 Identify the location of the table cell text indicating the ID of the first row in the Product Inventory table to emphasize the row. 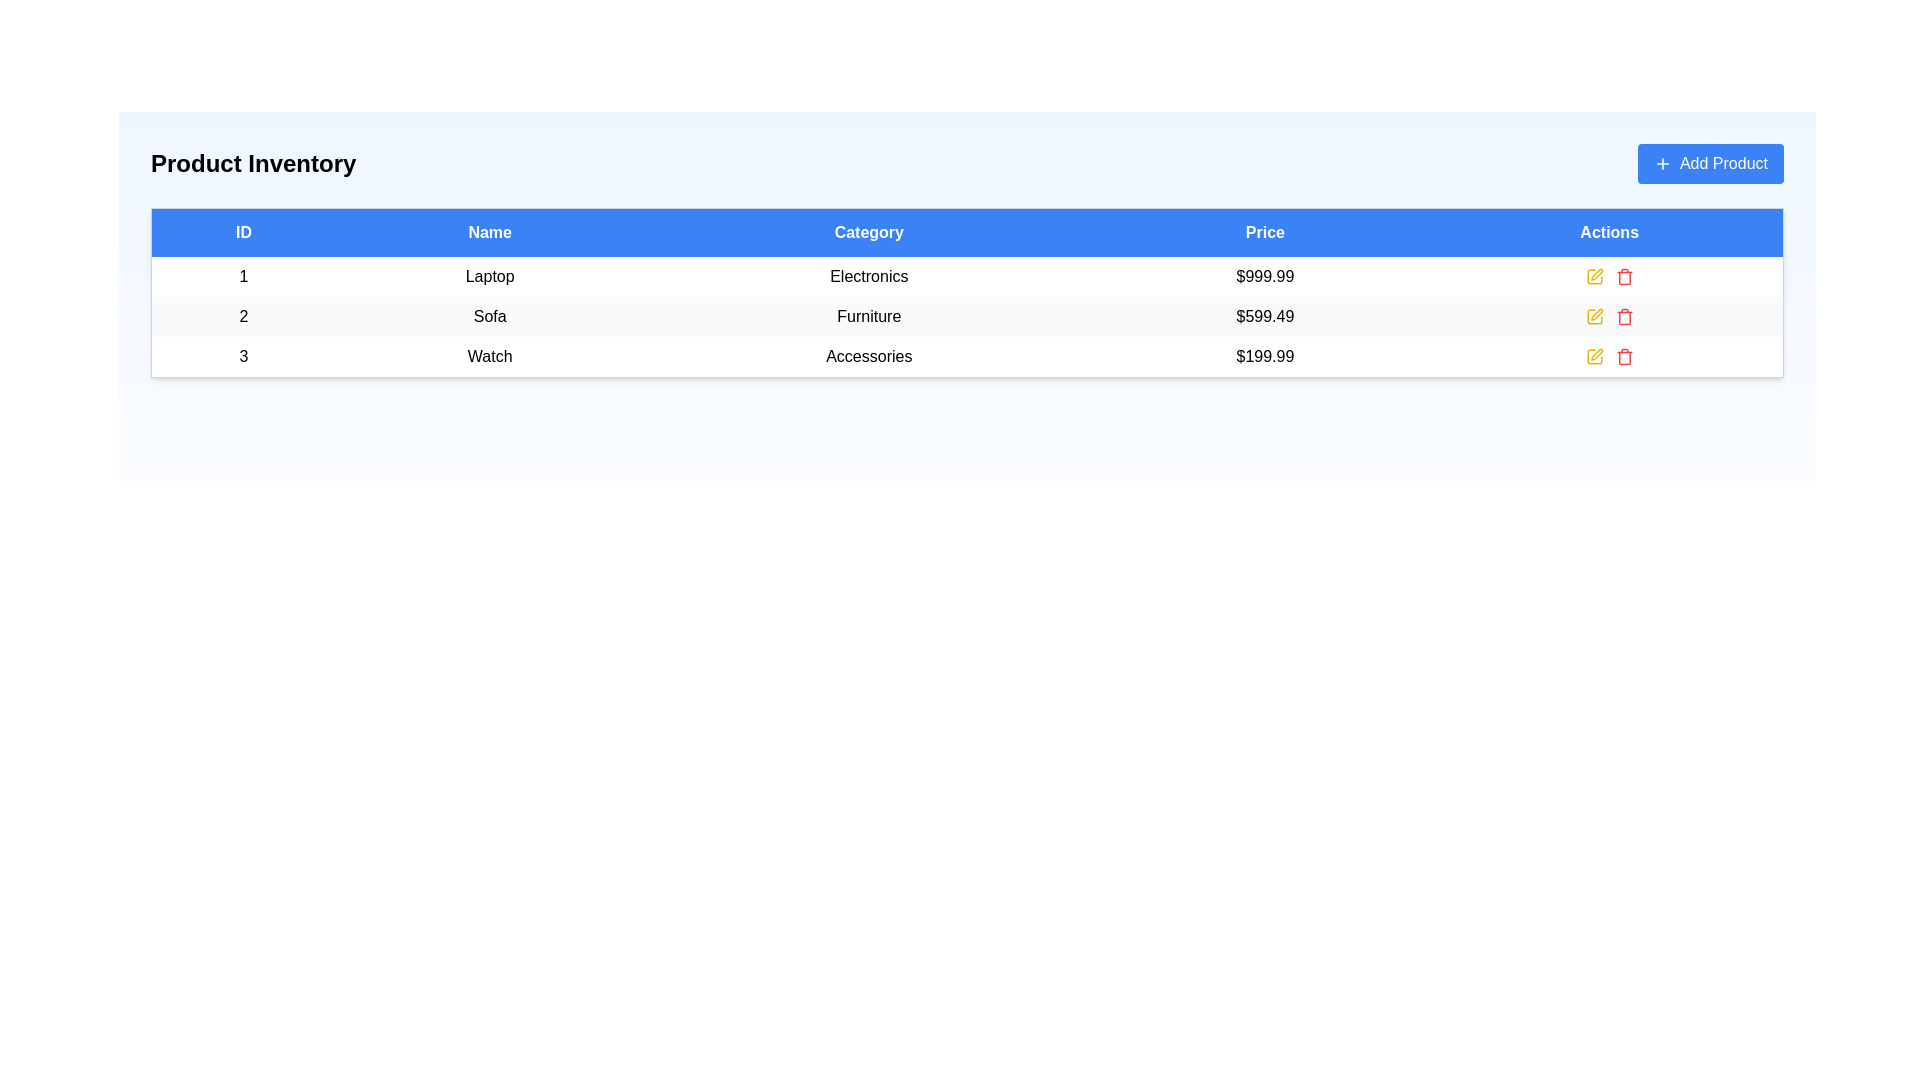
(242, 277).